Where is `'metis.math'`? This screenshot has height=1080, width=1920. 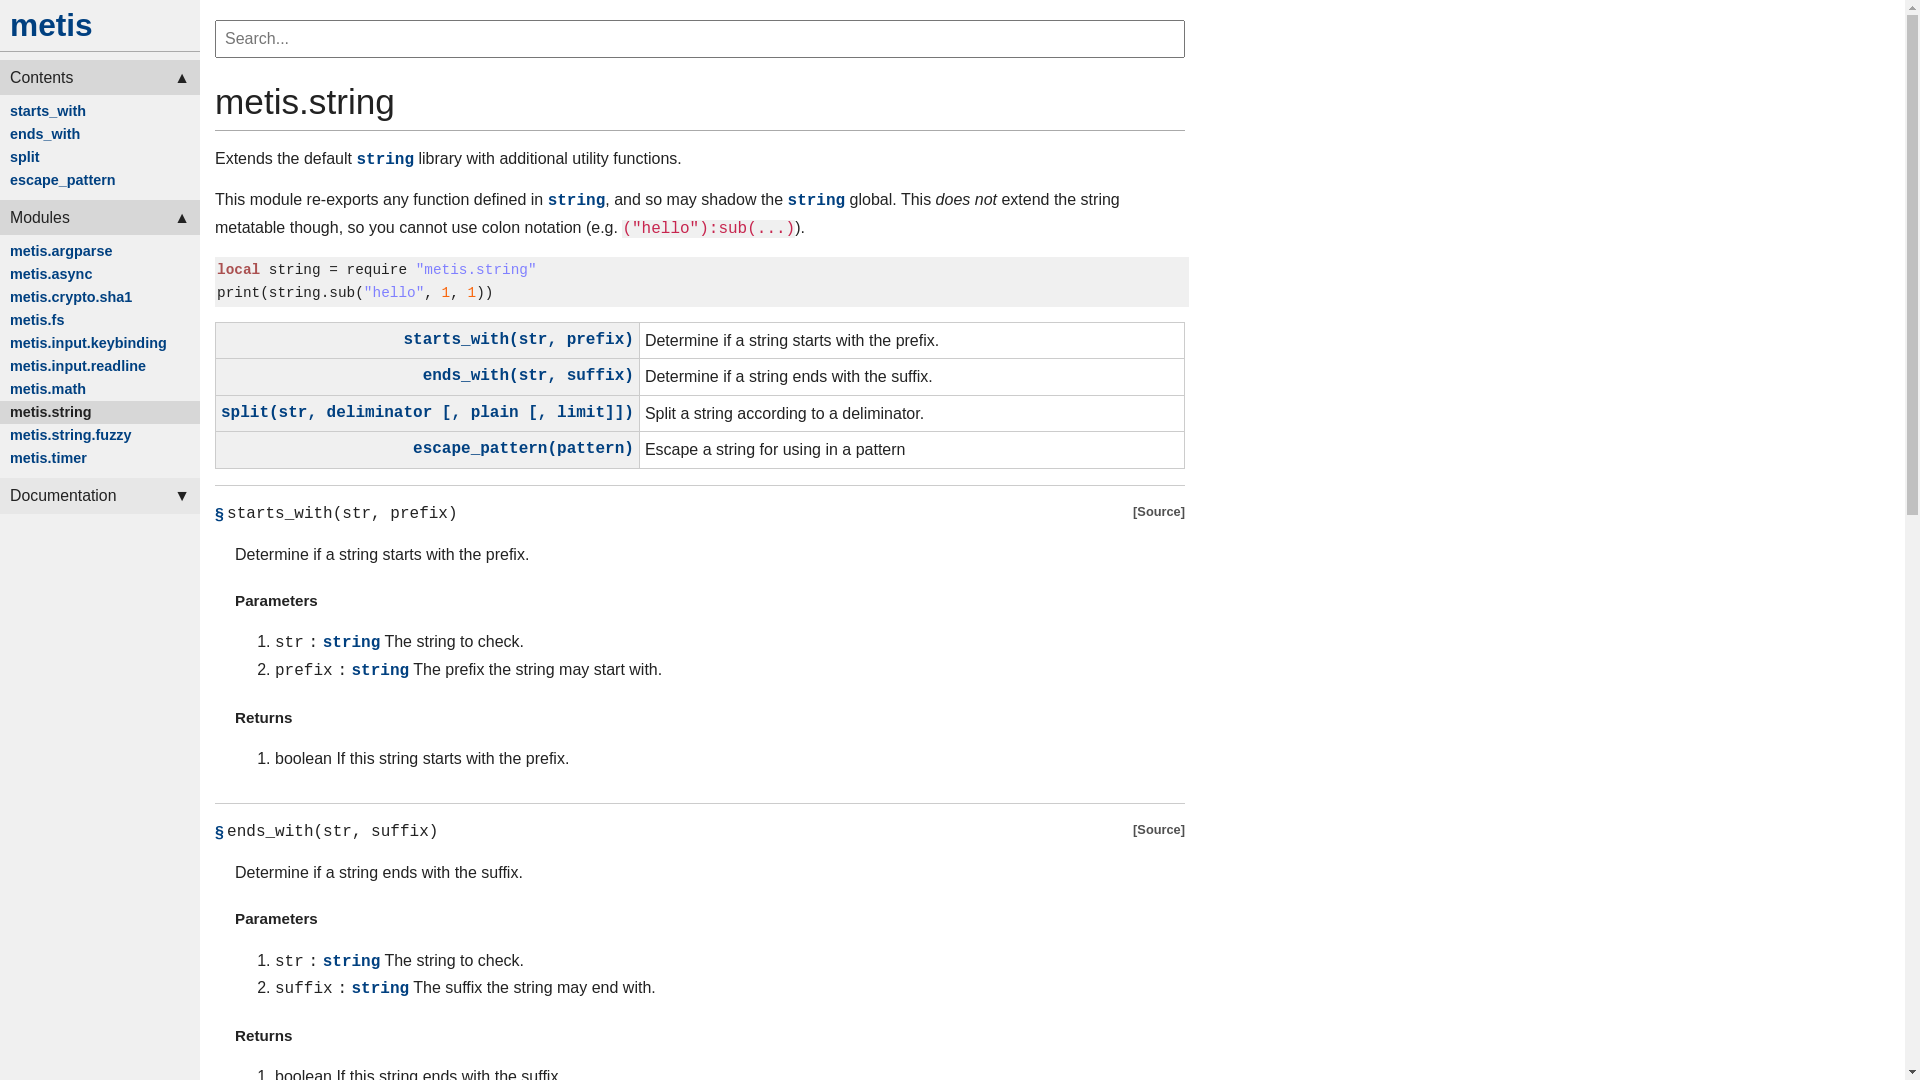 'metis.math' is located at coordinates (0, 389).